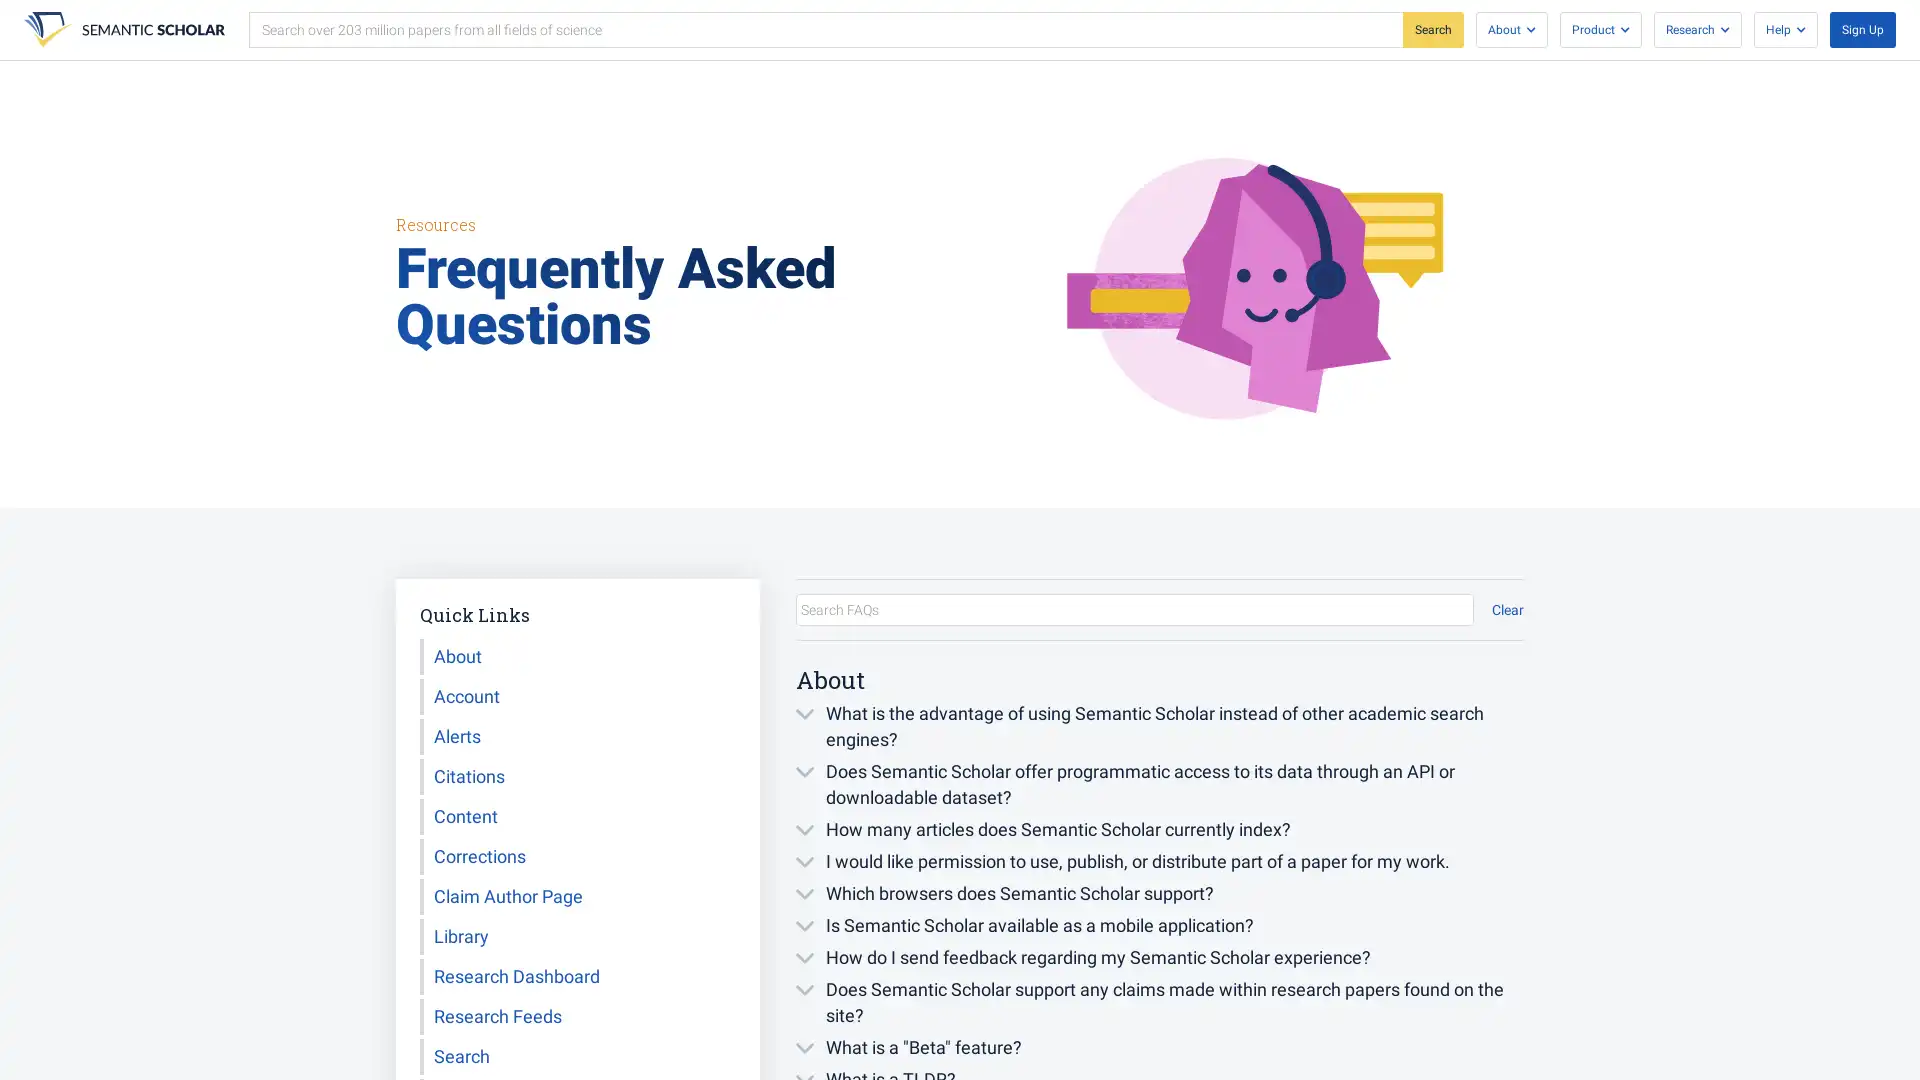  Describe the element at coordinates (1432, 30) in the screenshot. I see `Search` at that location.